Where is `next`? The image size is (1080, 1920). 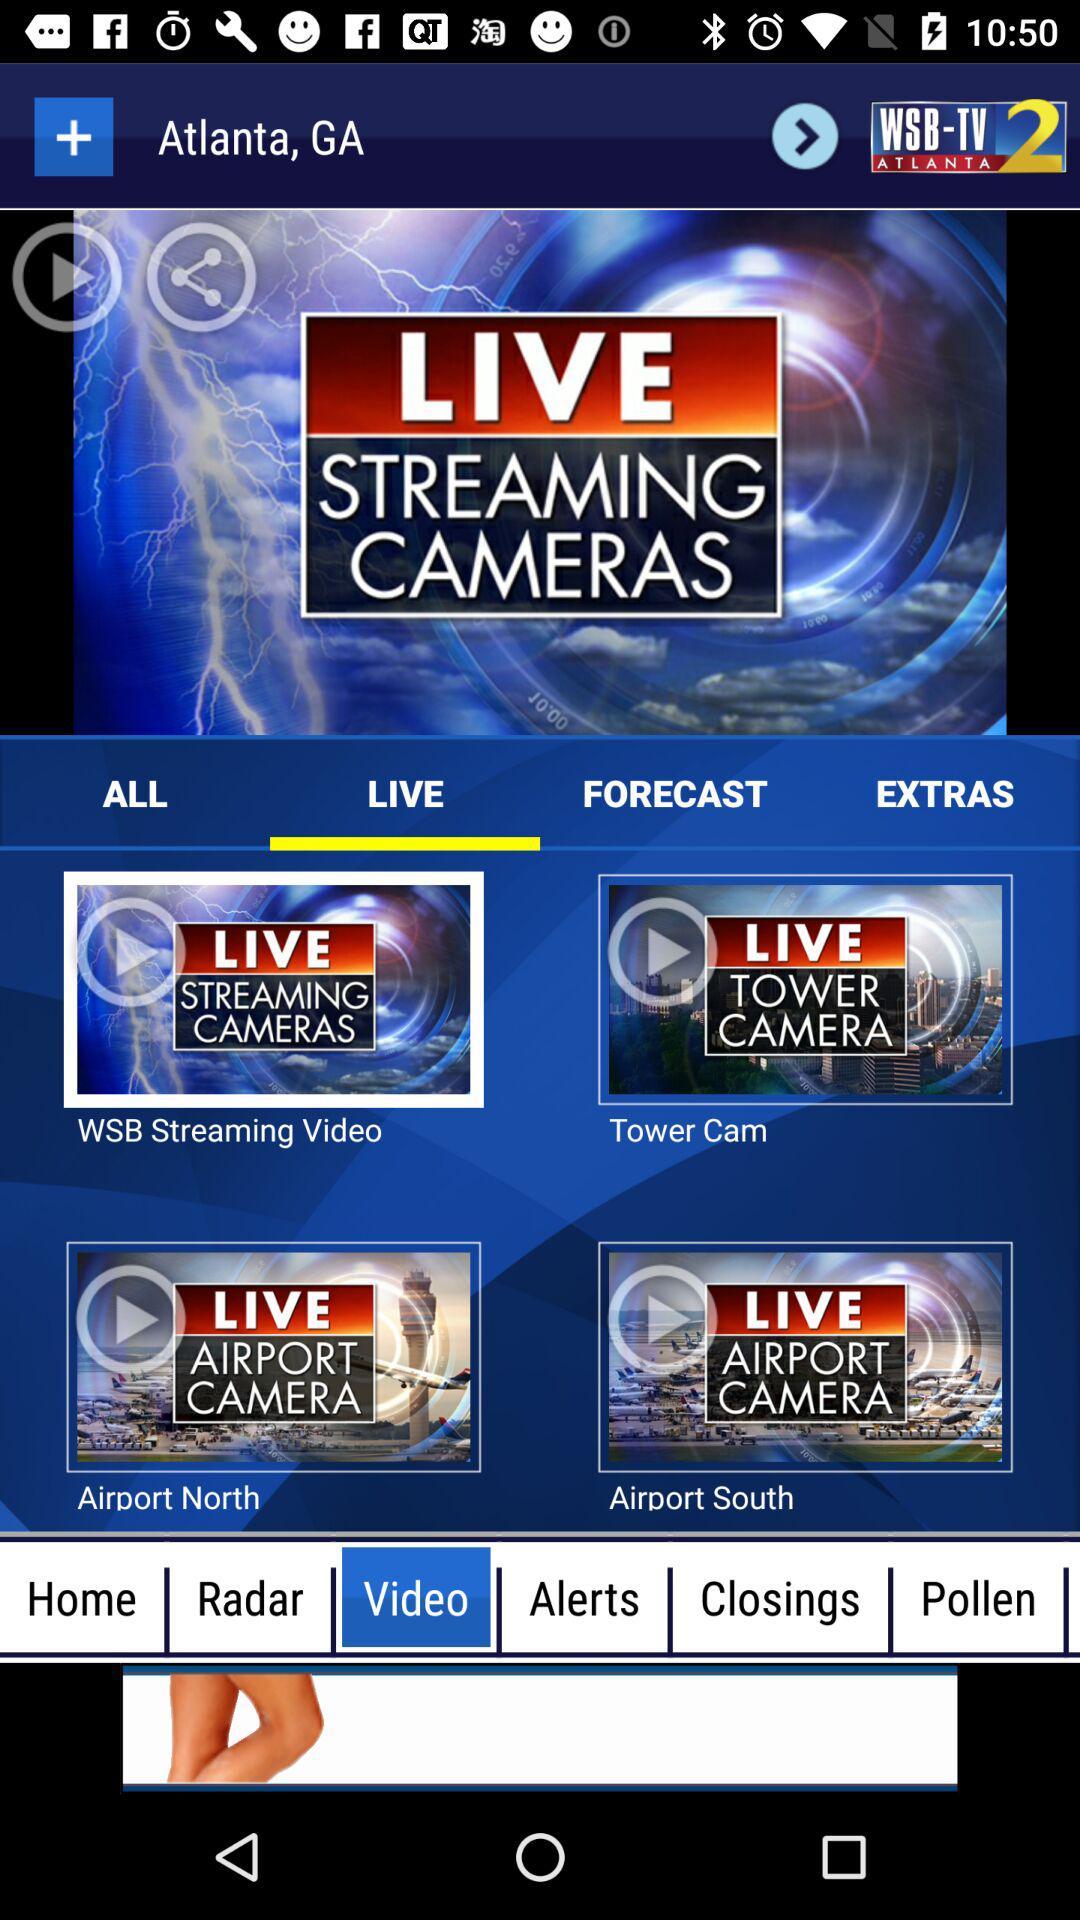
next is located at coordinates (804, 135).